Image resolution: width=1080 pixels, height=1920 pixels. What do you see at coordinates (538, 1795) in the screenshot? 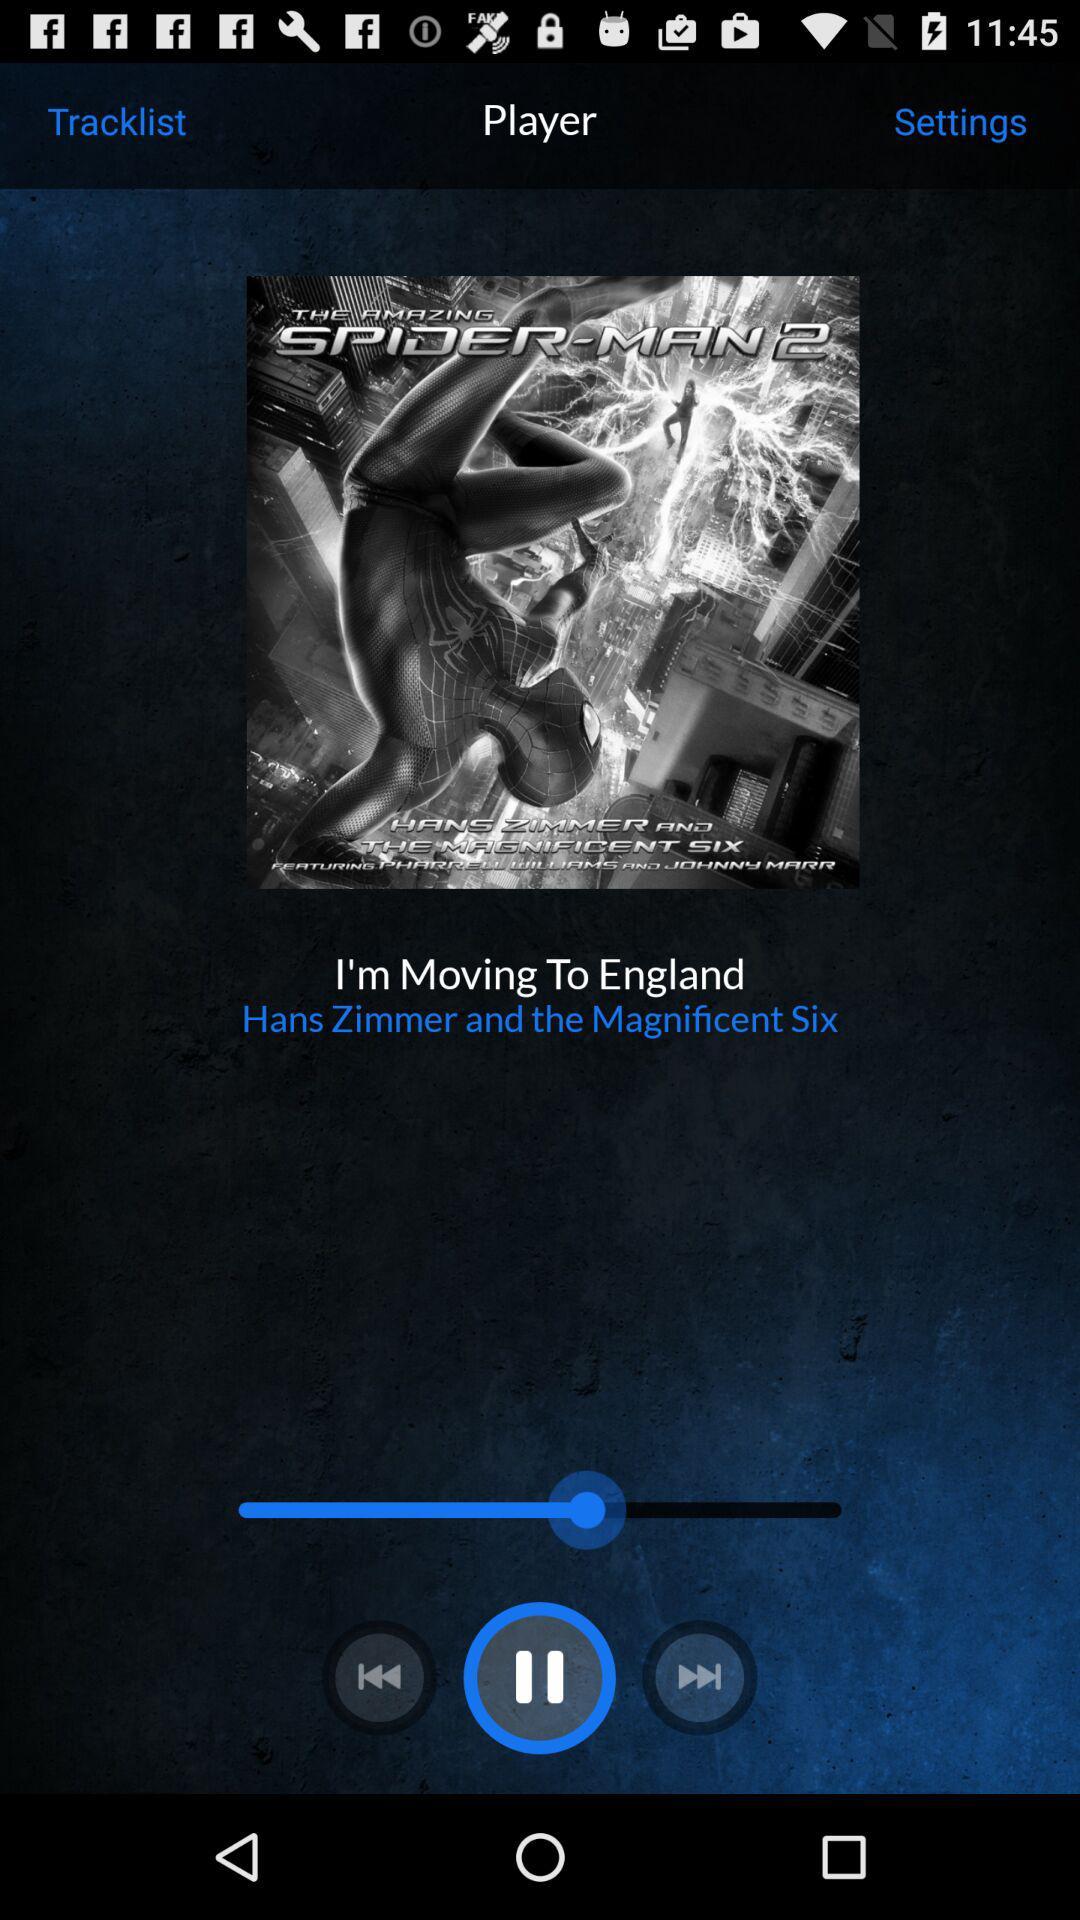
I see `the pause icon` at bounding box center [538, 1795].